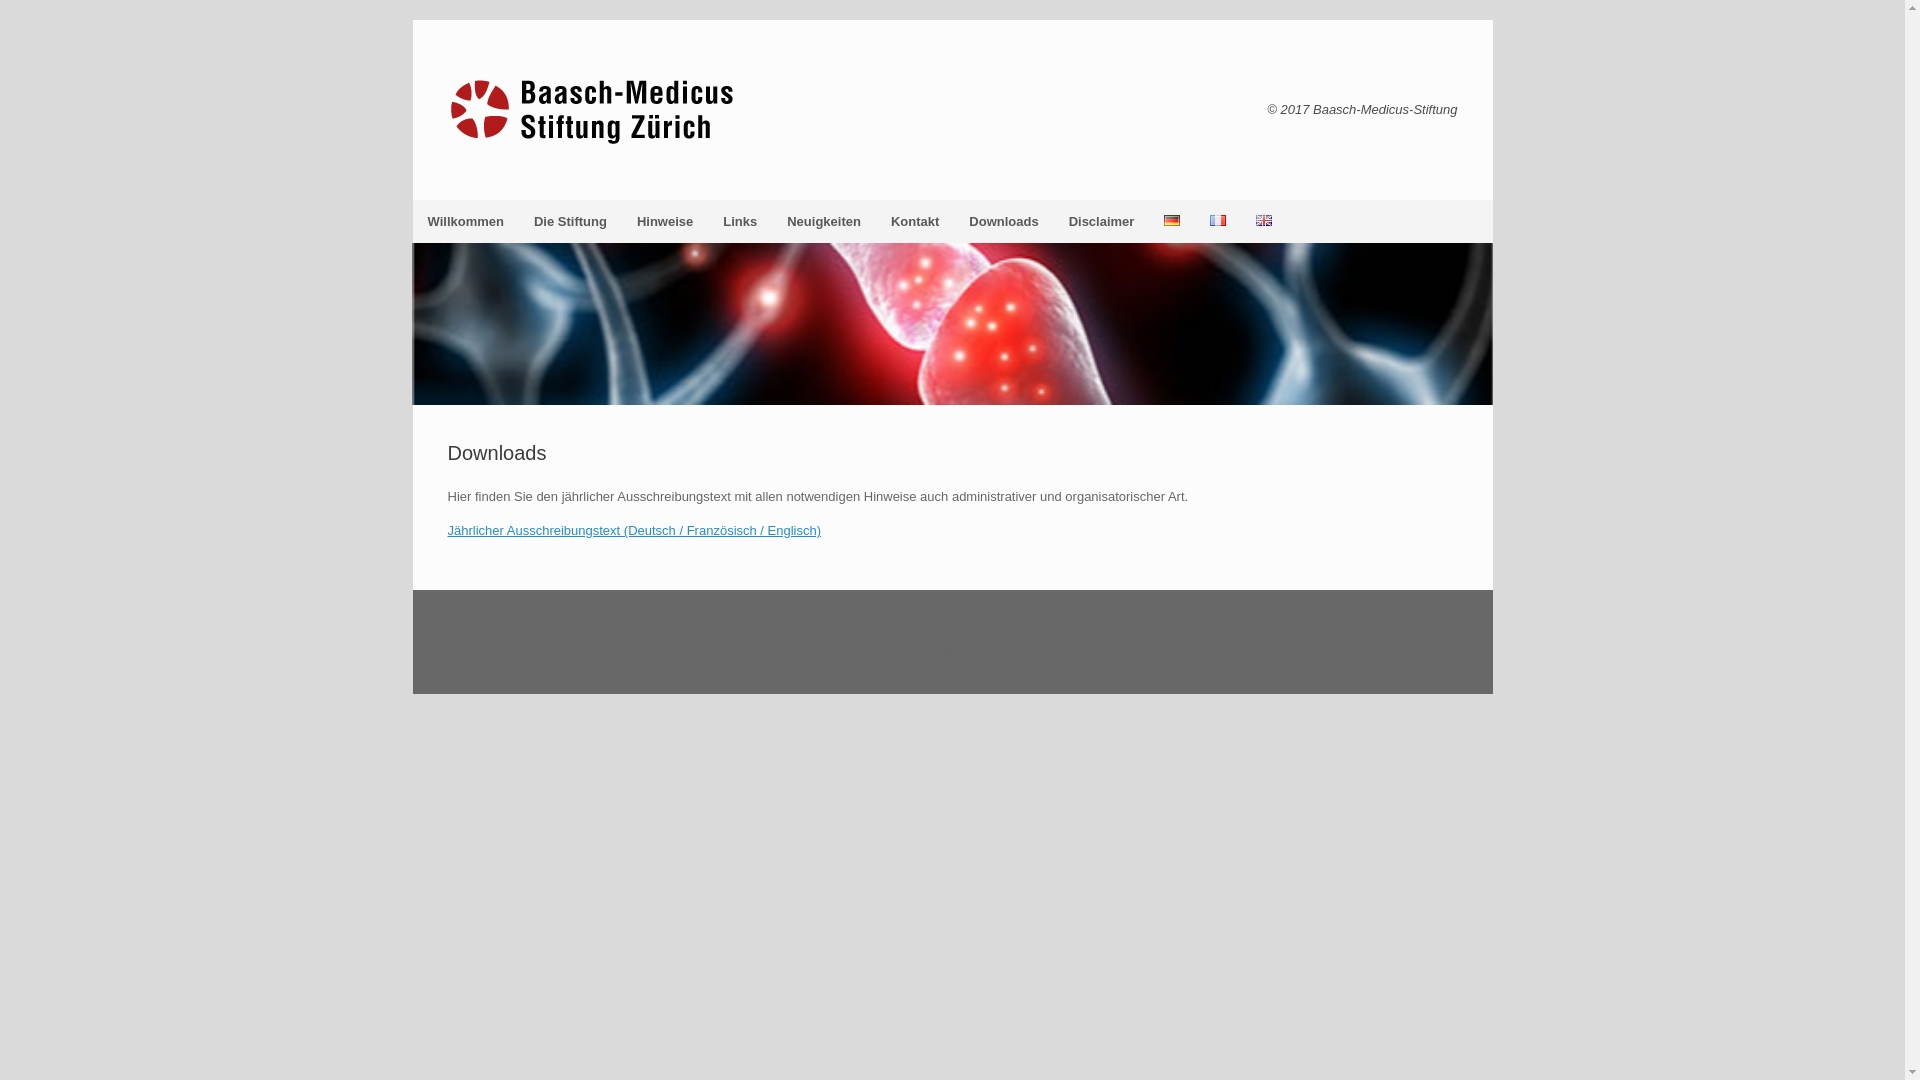 This screenshot has width=1920, height=1080. I want to click on 'Kontakt', so click(914, 221).